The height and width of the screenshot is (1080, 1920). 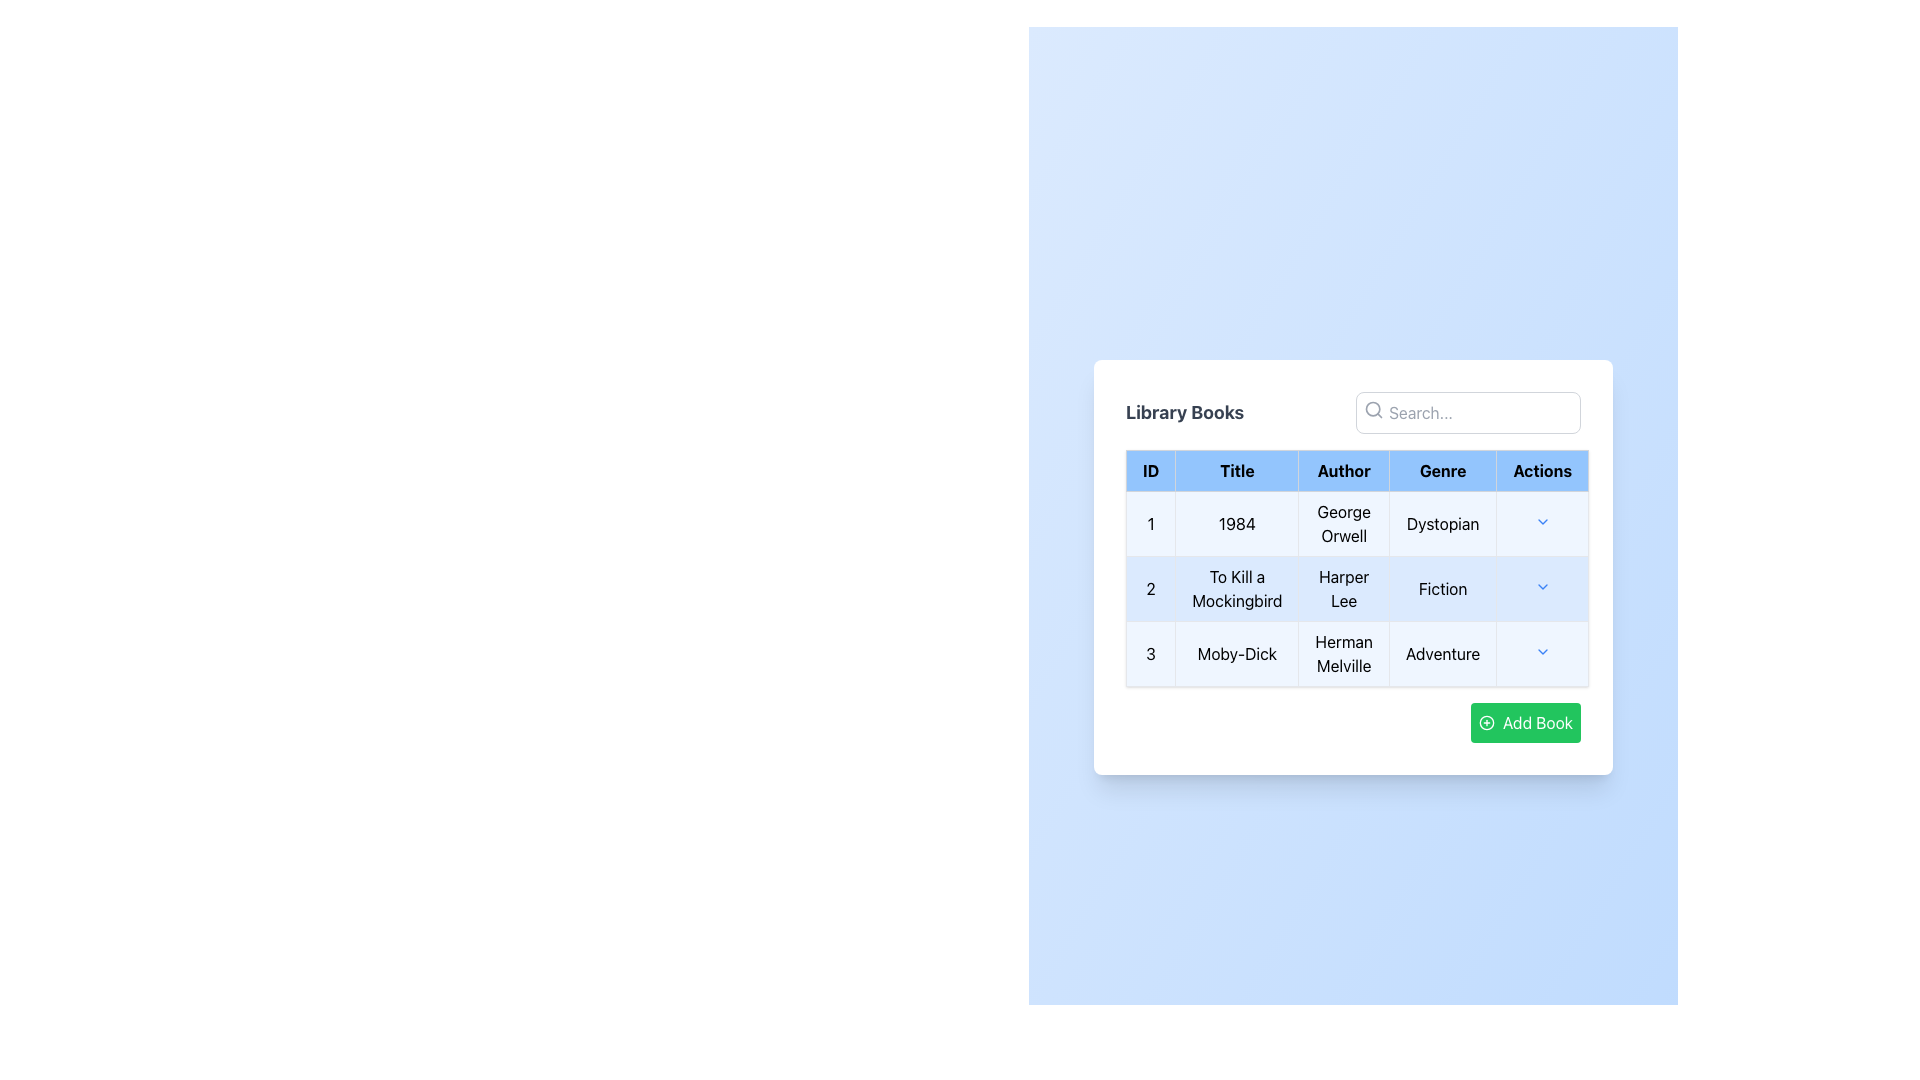 I want to click on the circular green icon with a plus sign located to the left of the 'Add Book' text in the button at the lower-right corner of the table interface to initiate an action, so click(x=1487, y=722).